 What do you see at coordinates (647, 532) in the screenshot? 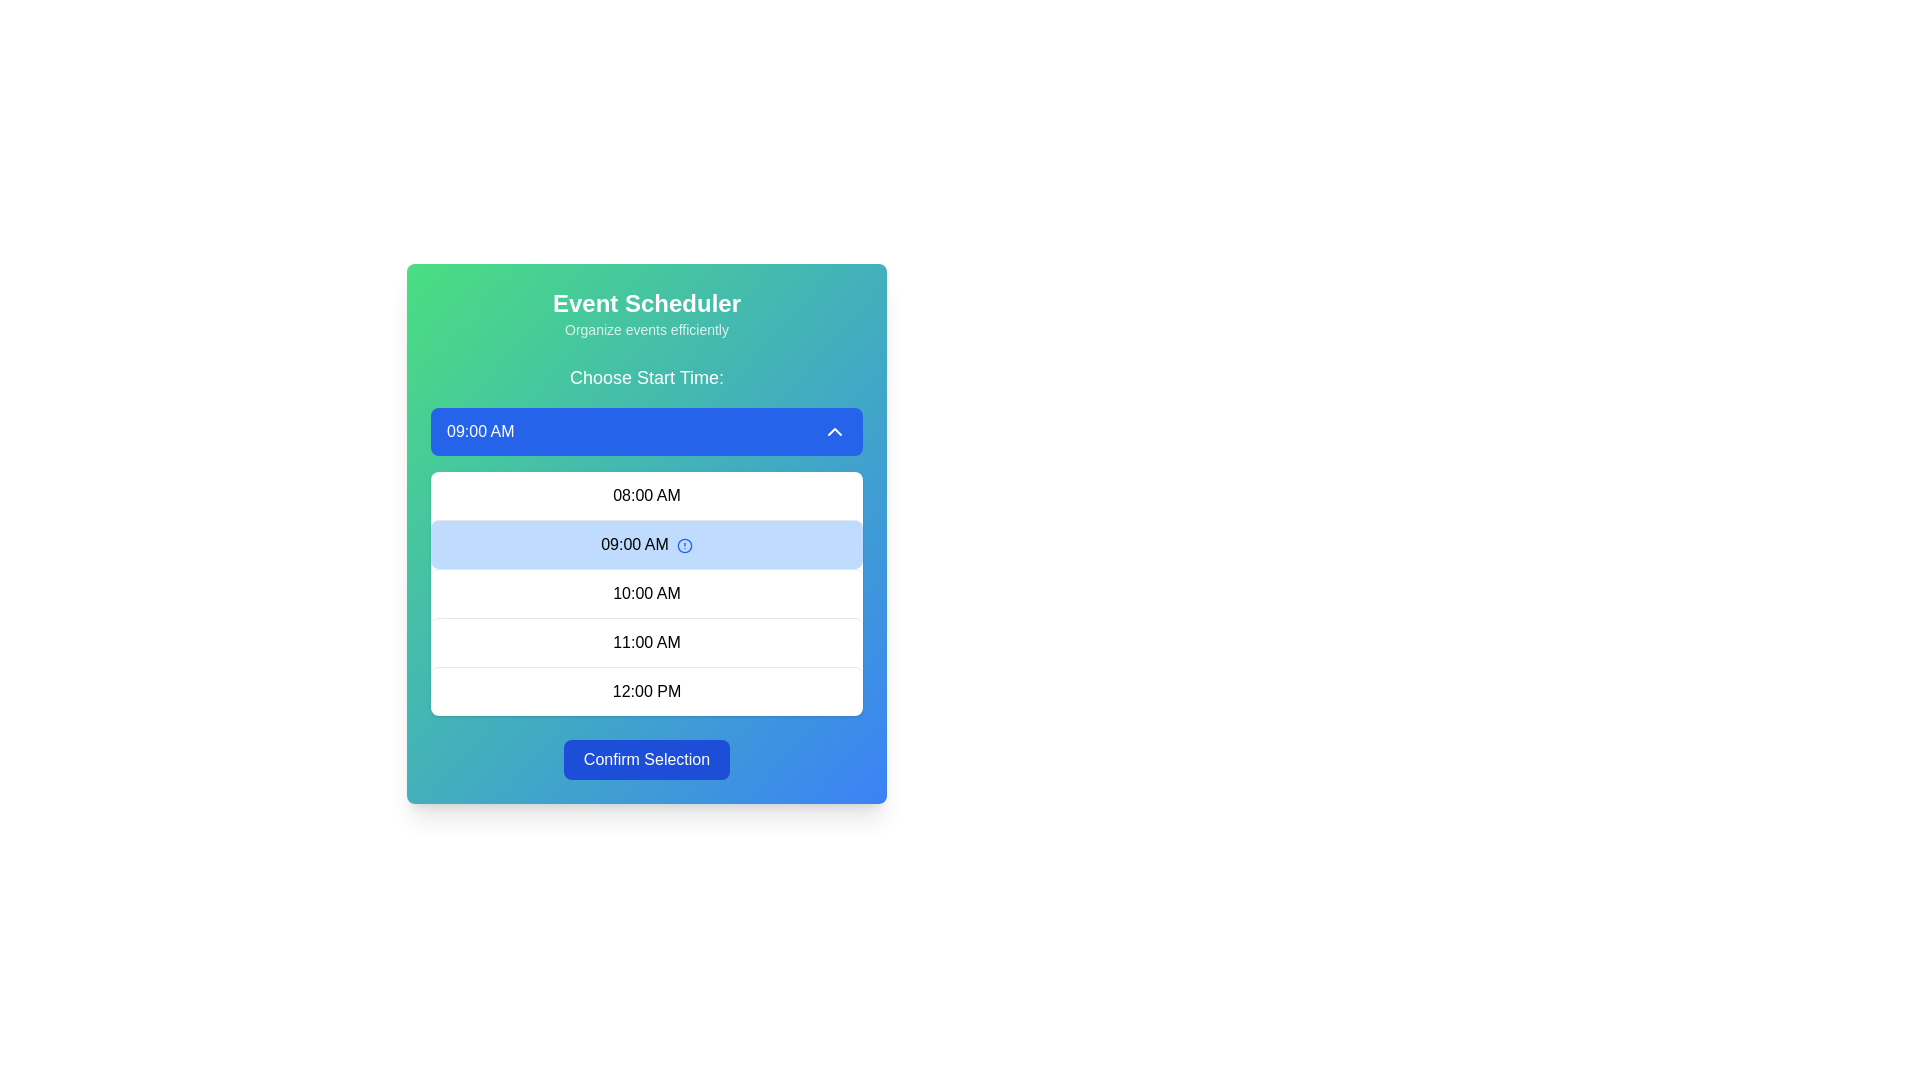
I see `the dropdown menu containing the list item '09:00 AM' which is highlighted with a blue background in the 'Event Scheduler' modal` at bounding box center [647, 532].